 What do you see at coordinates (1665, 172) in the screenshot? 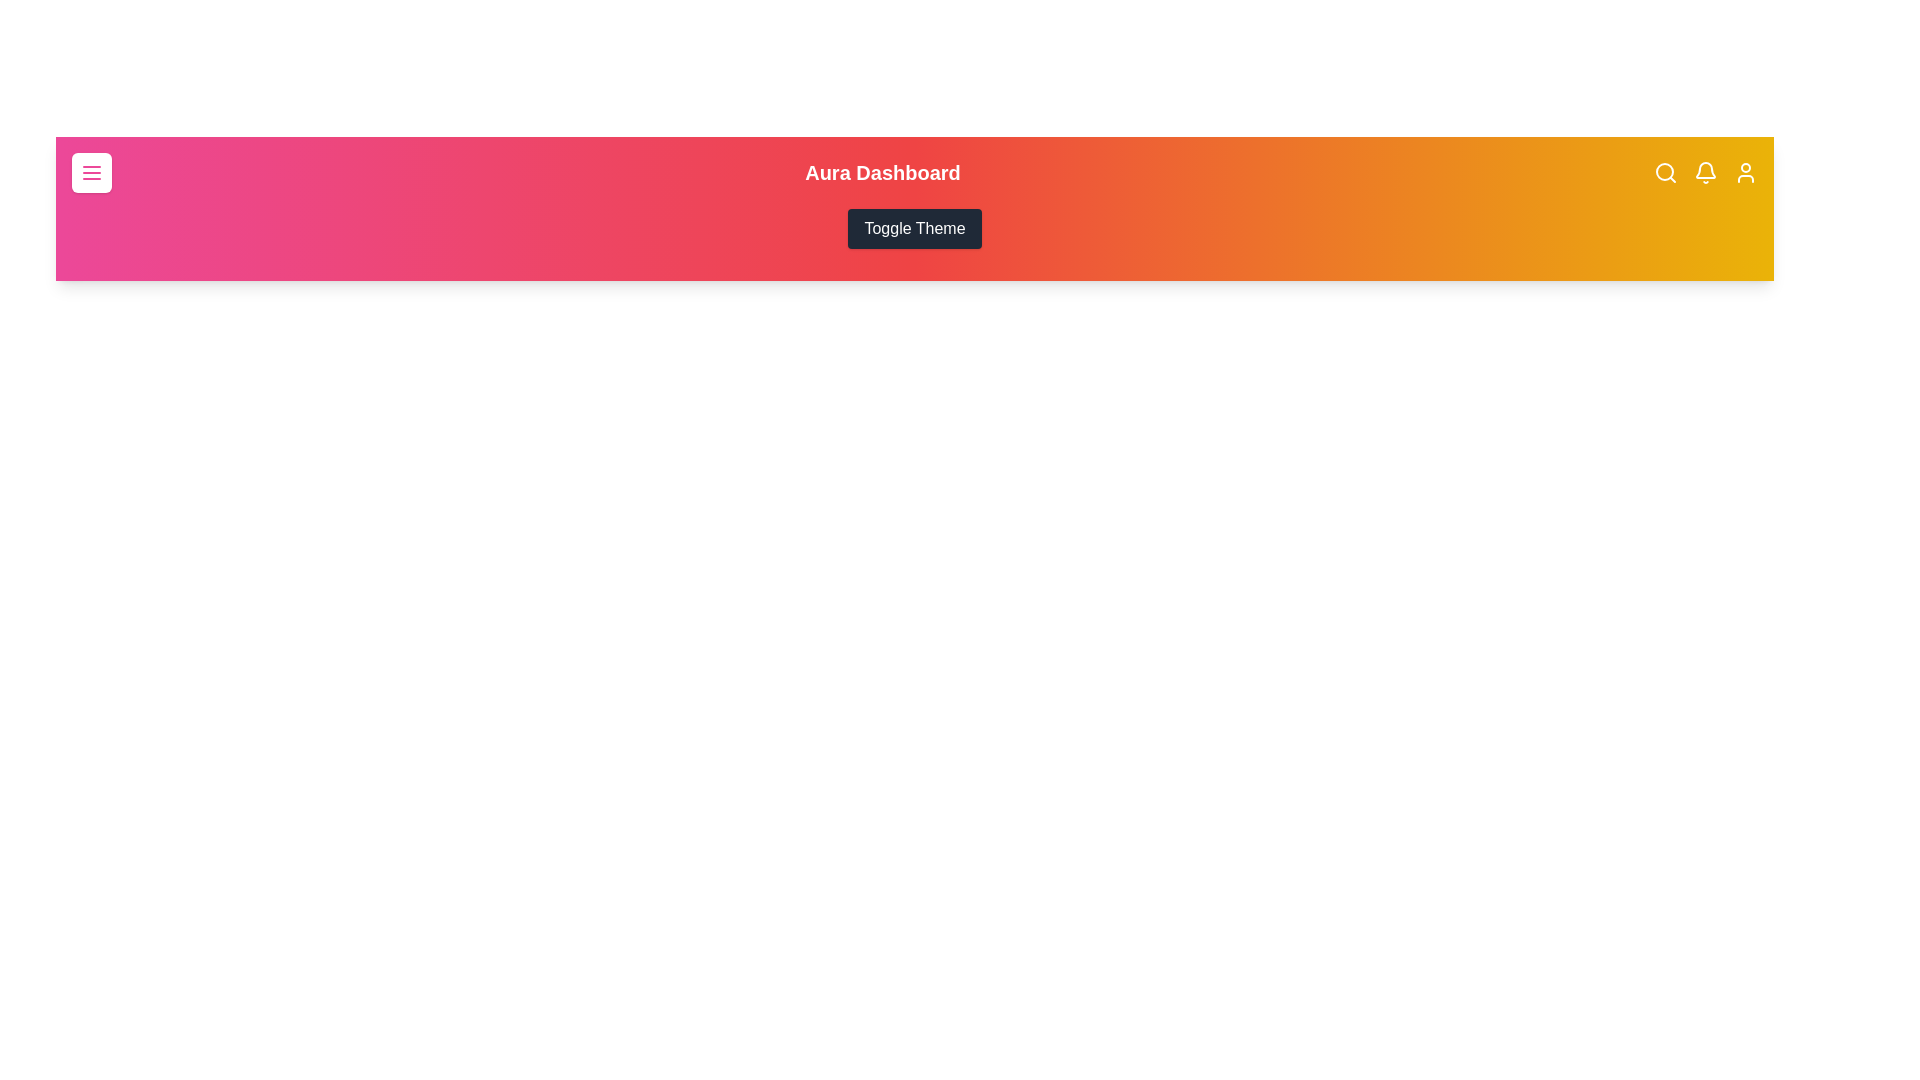
I see `the search icon in the app bar` at bounding box center [1665, 172].